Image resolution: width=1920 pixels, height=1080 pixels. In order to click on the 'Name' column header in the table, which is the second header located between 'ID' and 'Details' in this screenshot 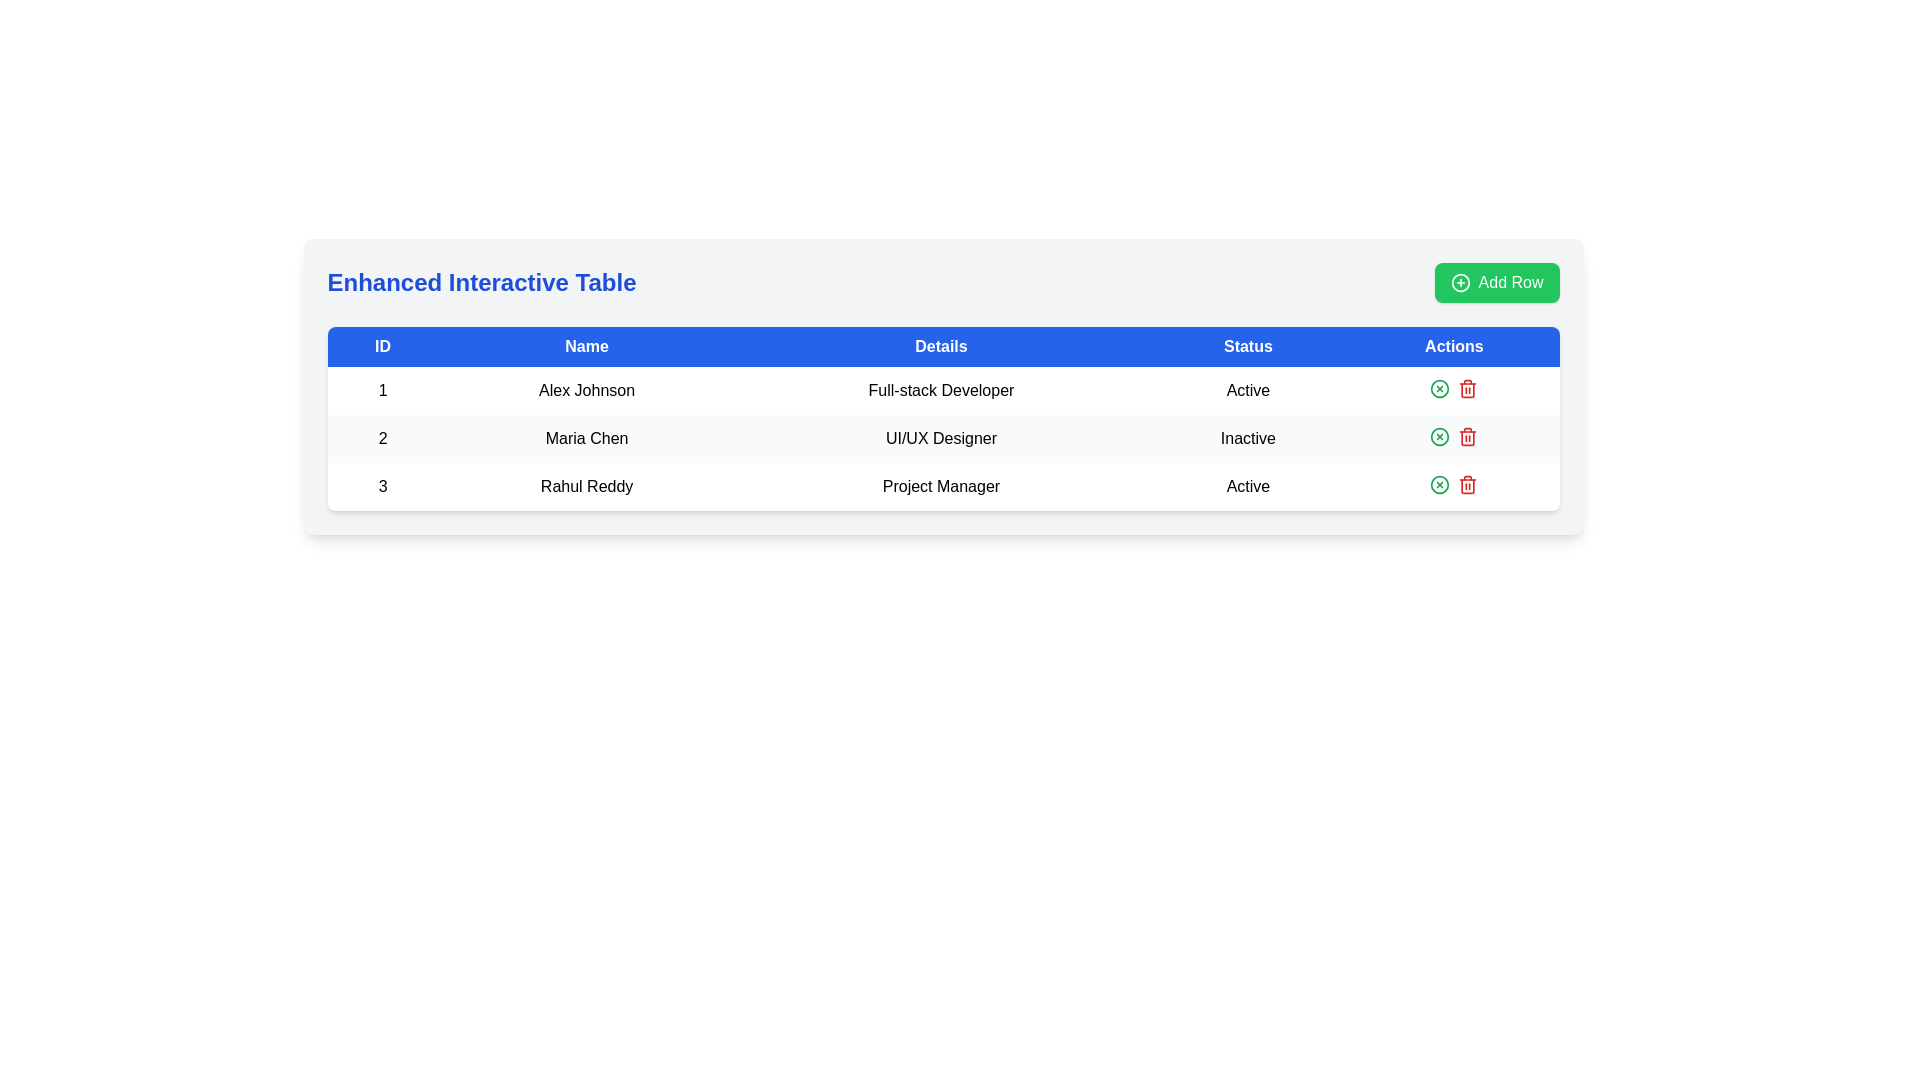, I will do `click(585, 346)`.